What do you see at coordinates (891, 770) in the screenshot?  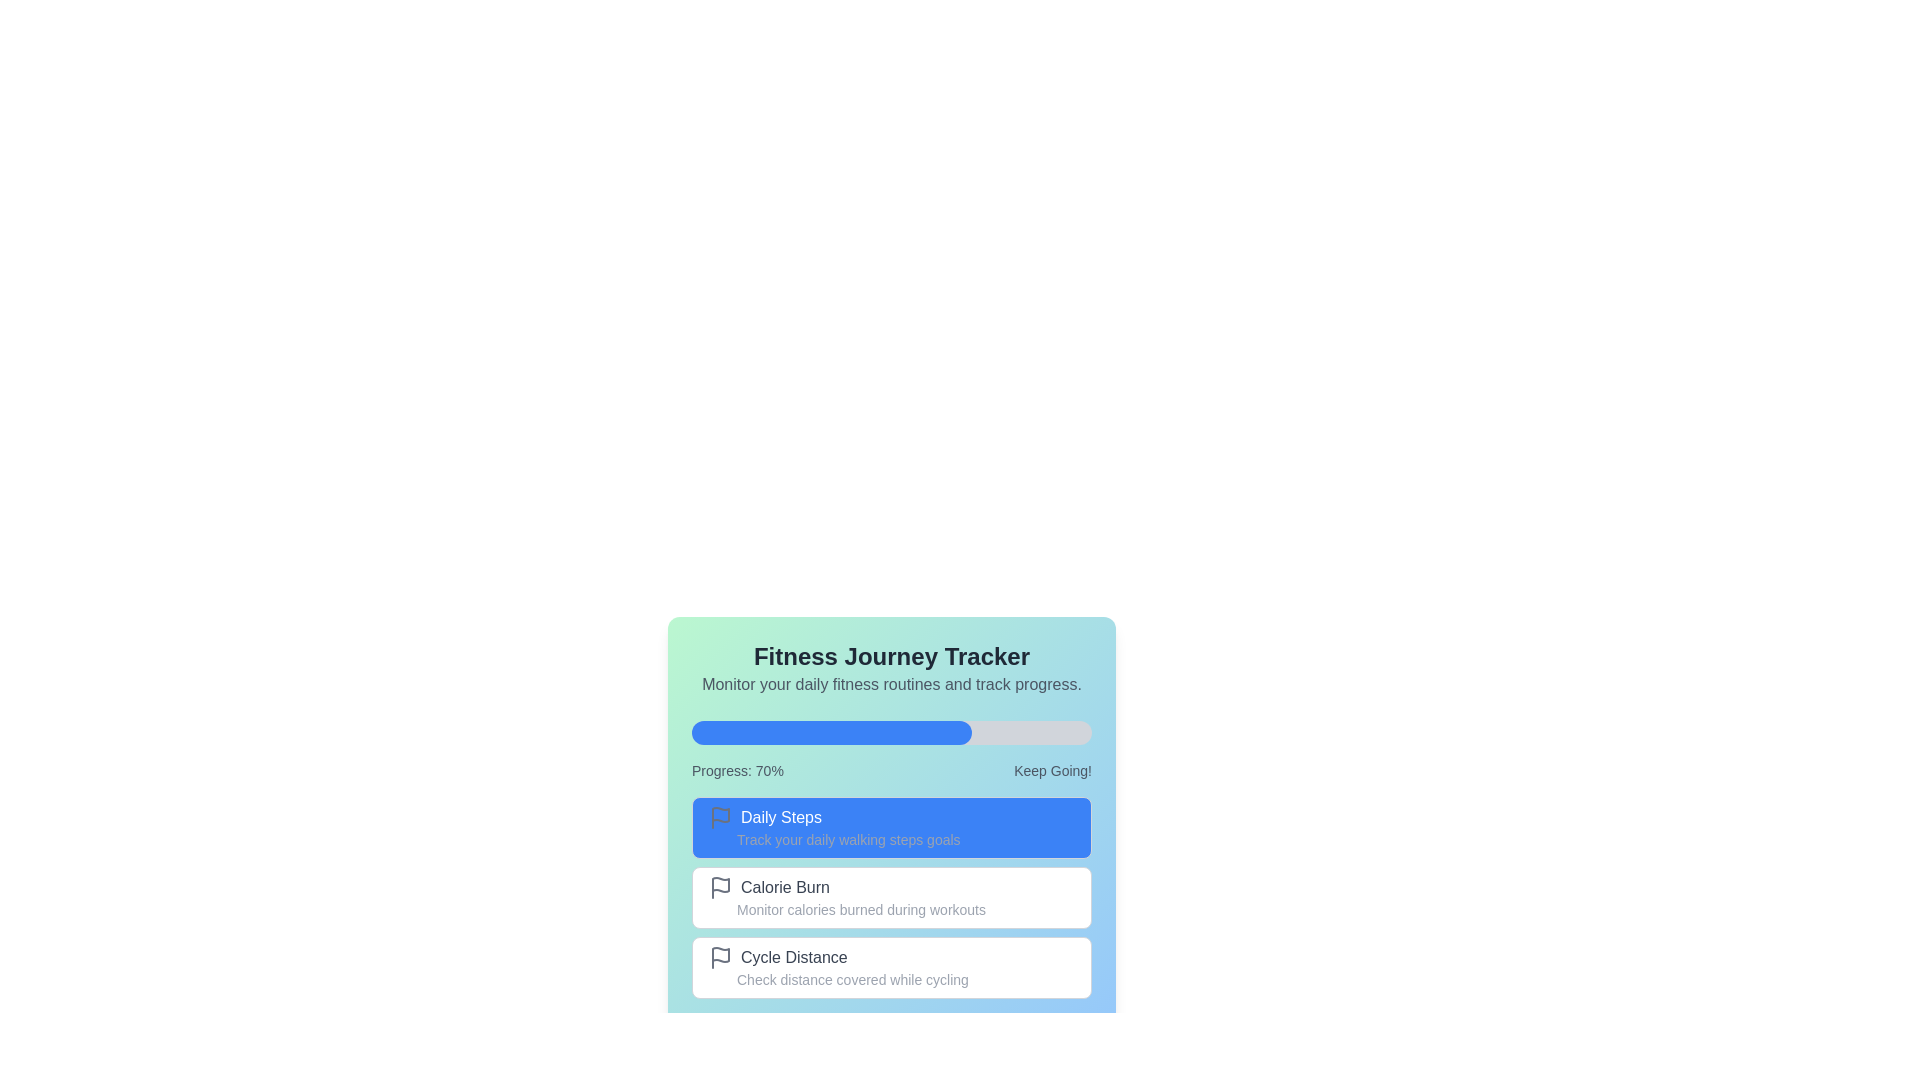 I see `the textual descriptor displaying 'Progress: 70%' and 'Keep Going!' which is located below the blue progress bar and above the 'Daily Steps' section` at bounding box center [891, 770].